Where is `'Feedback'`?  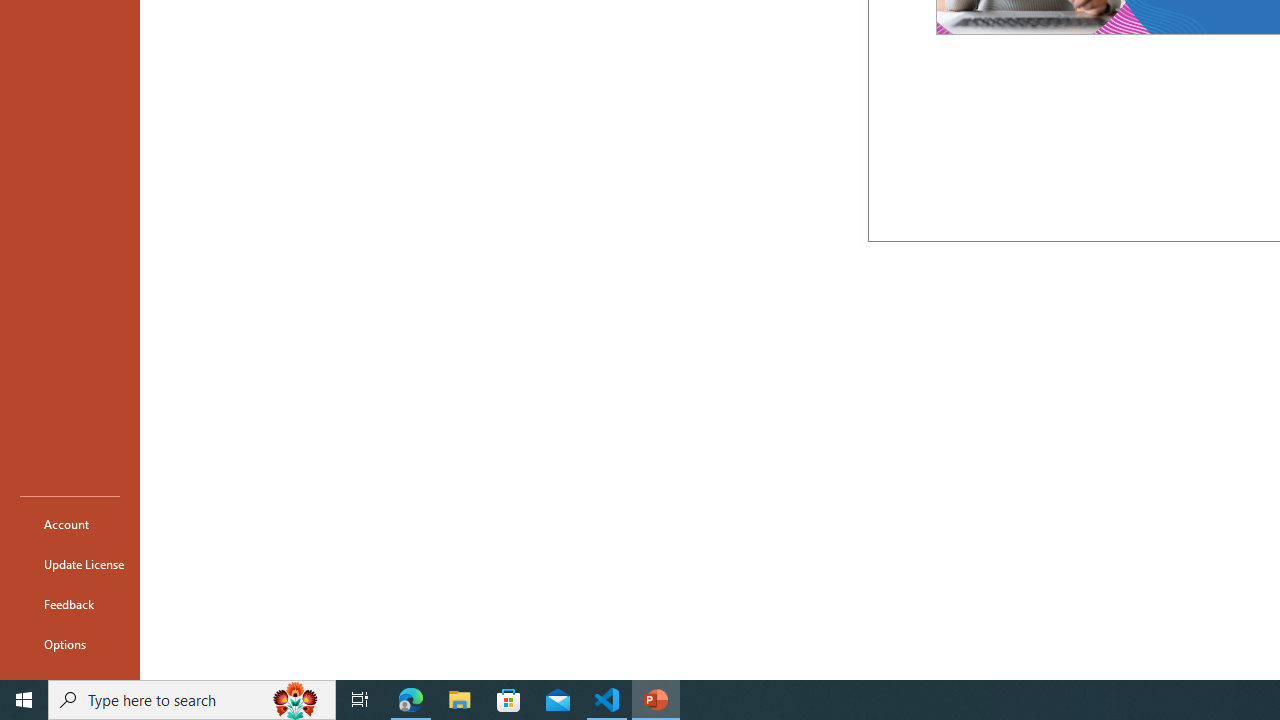
'Feedback' is located at coordinates (69, 603).